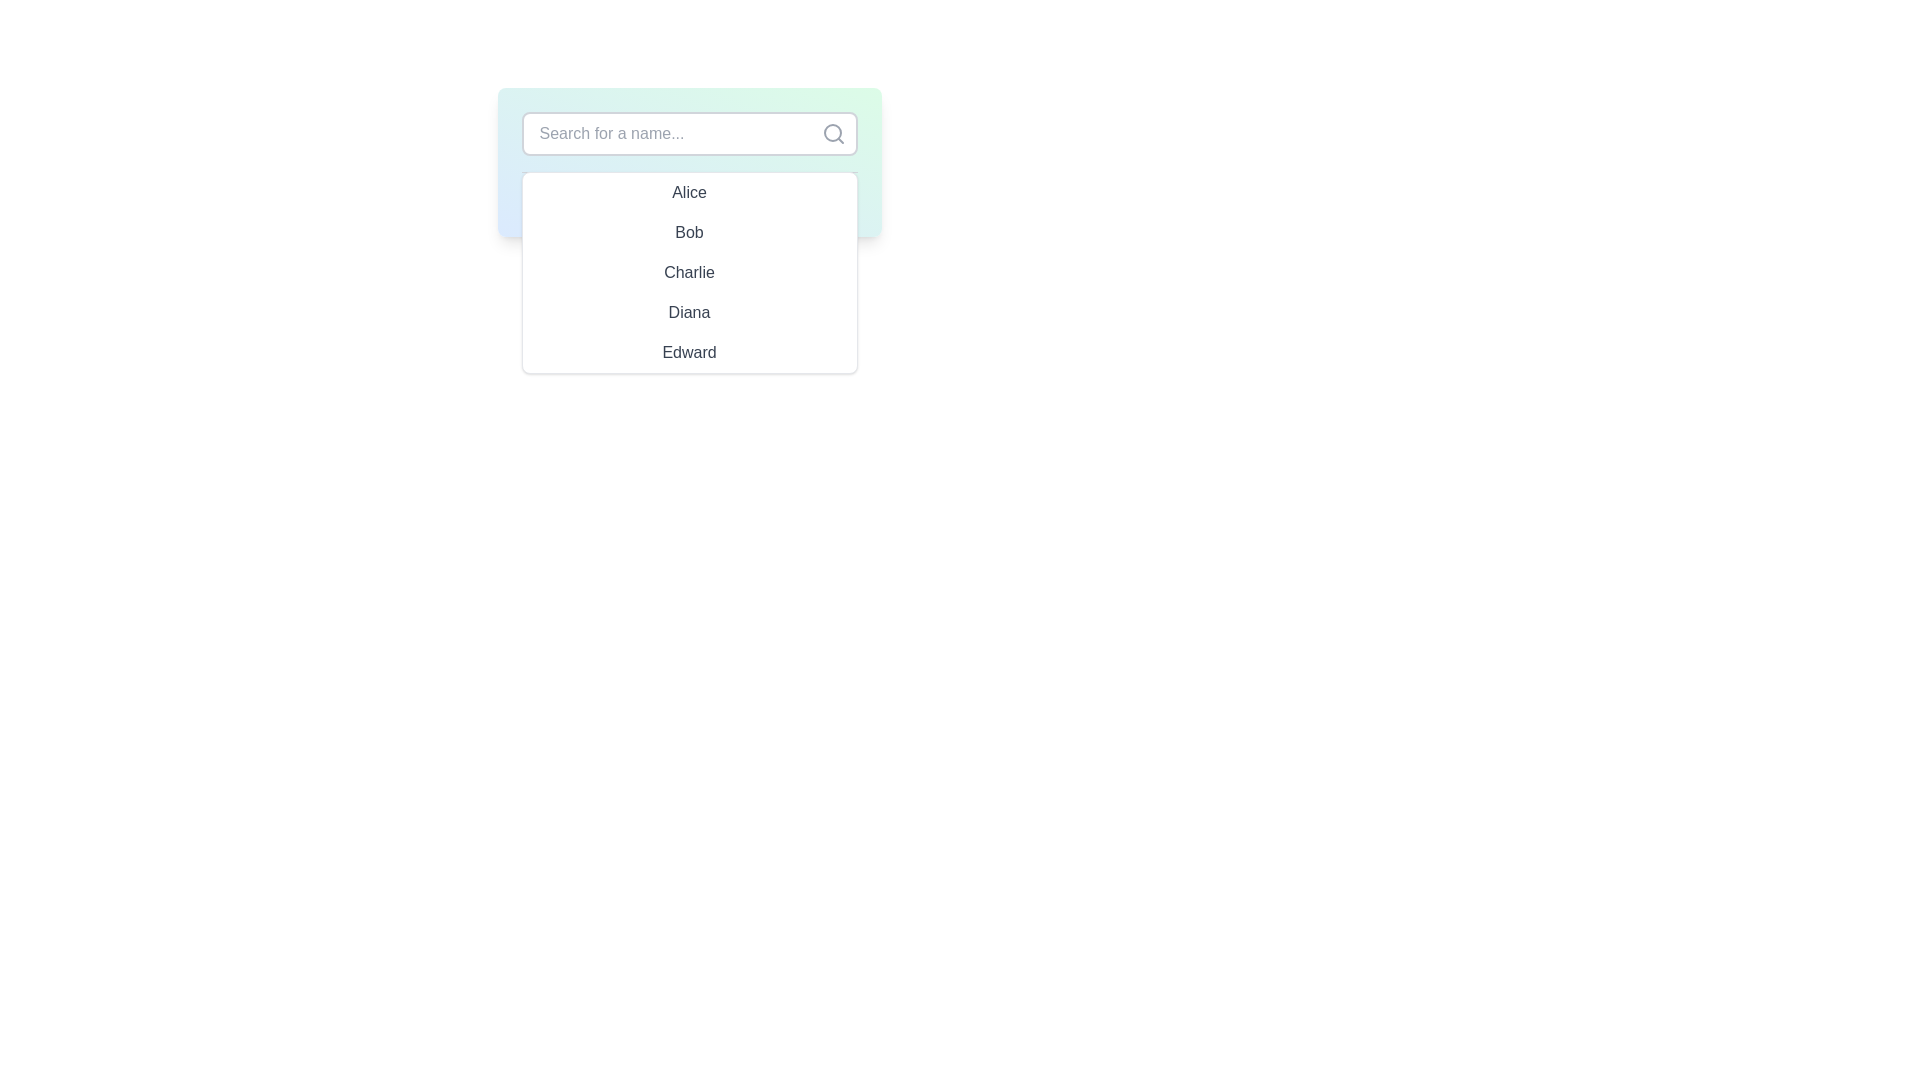  What do you see at coordinates (689, 231) in the screenshot?
I see `the second item labeled 'Bob' in the dropdown menu` at bounding box center [689, 231].